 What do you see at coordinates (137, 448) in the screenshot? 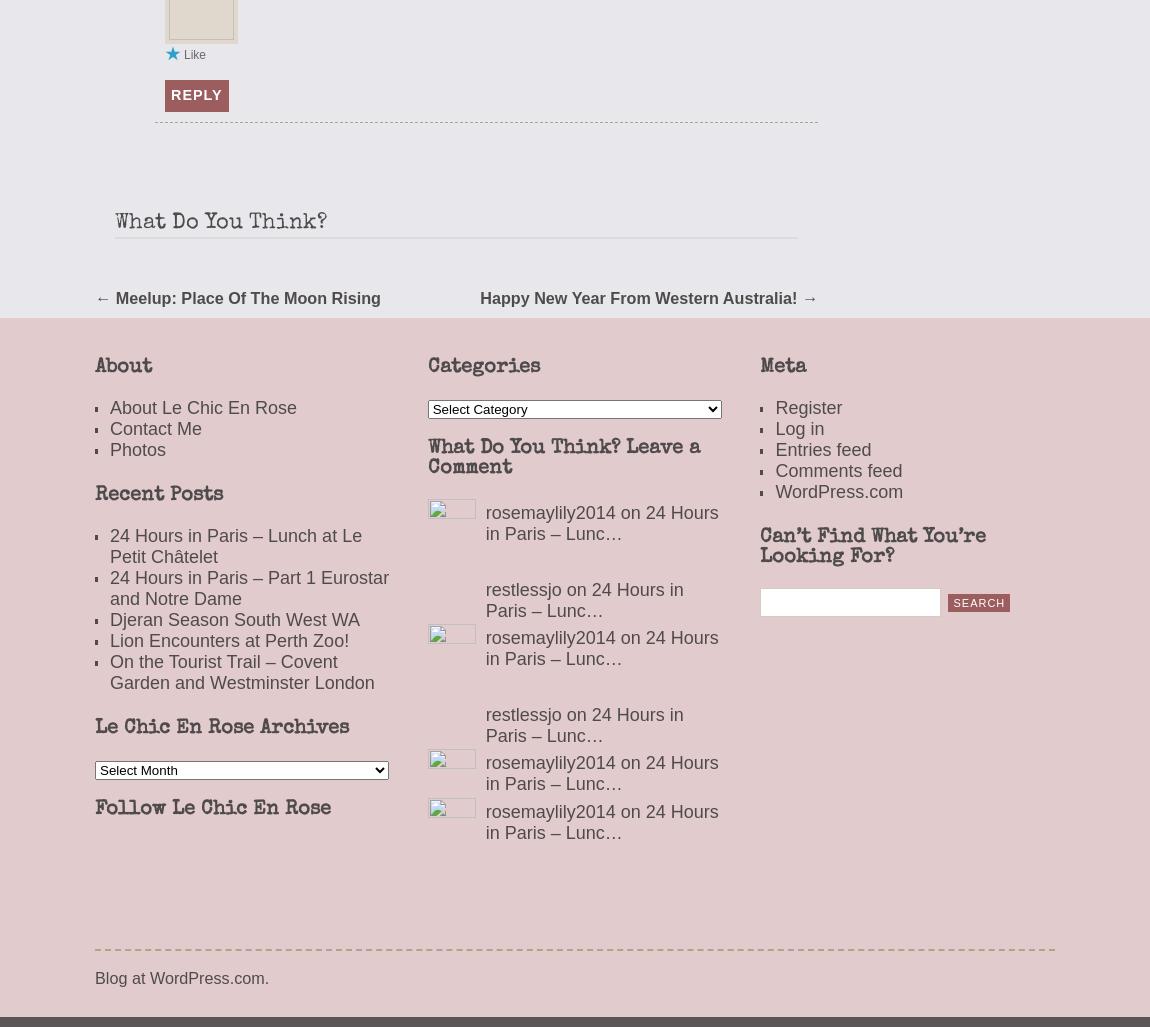
I see `'Photos'` at bounding box center [137, 448].